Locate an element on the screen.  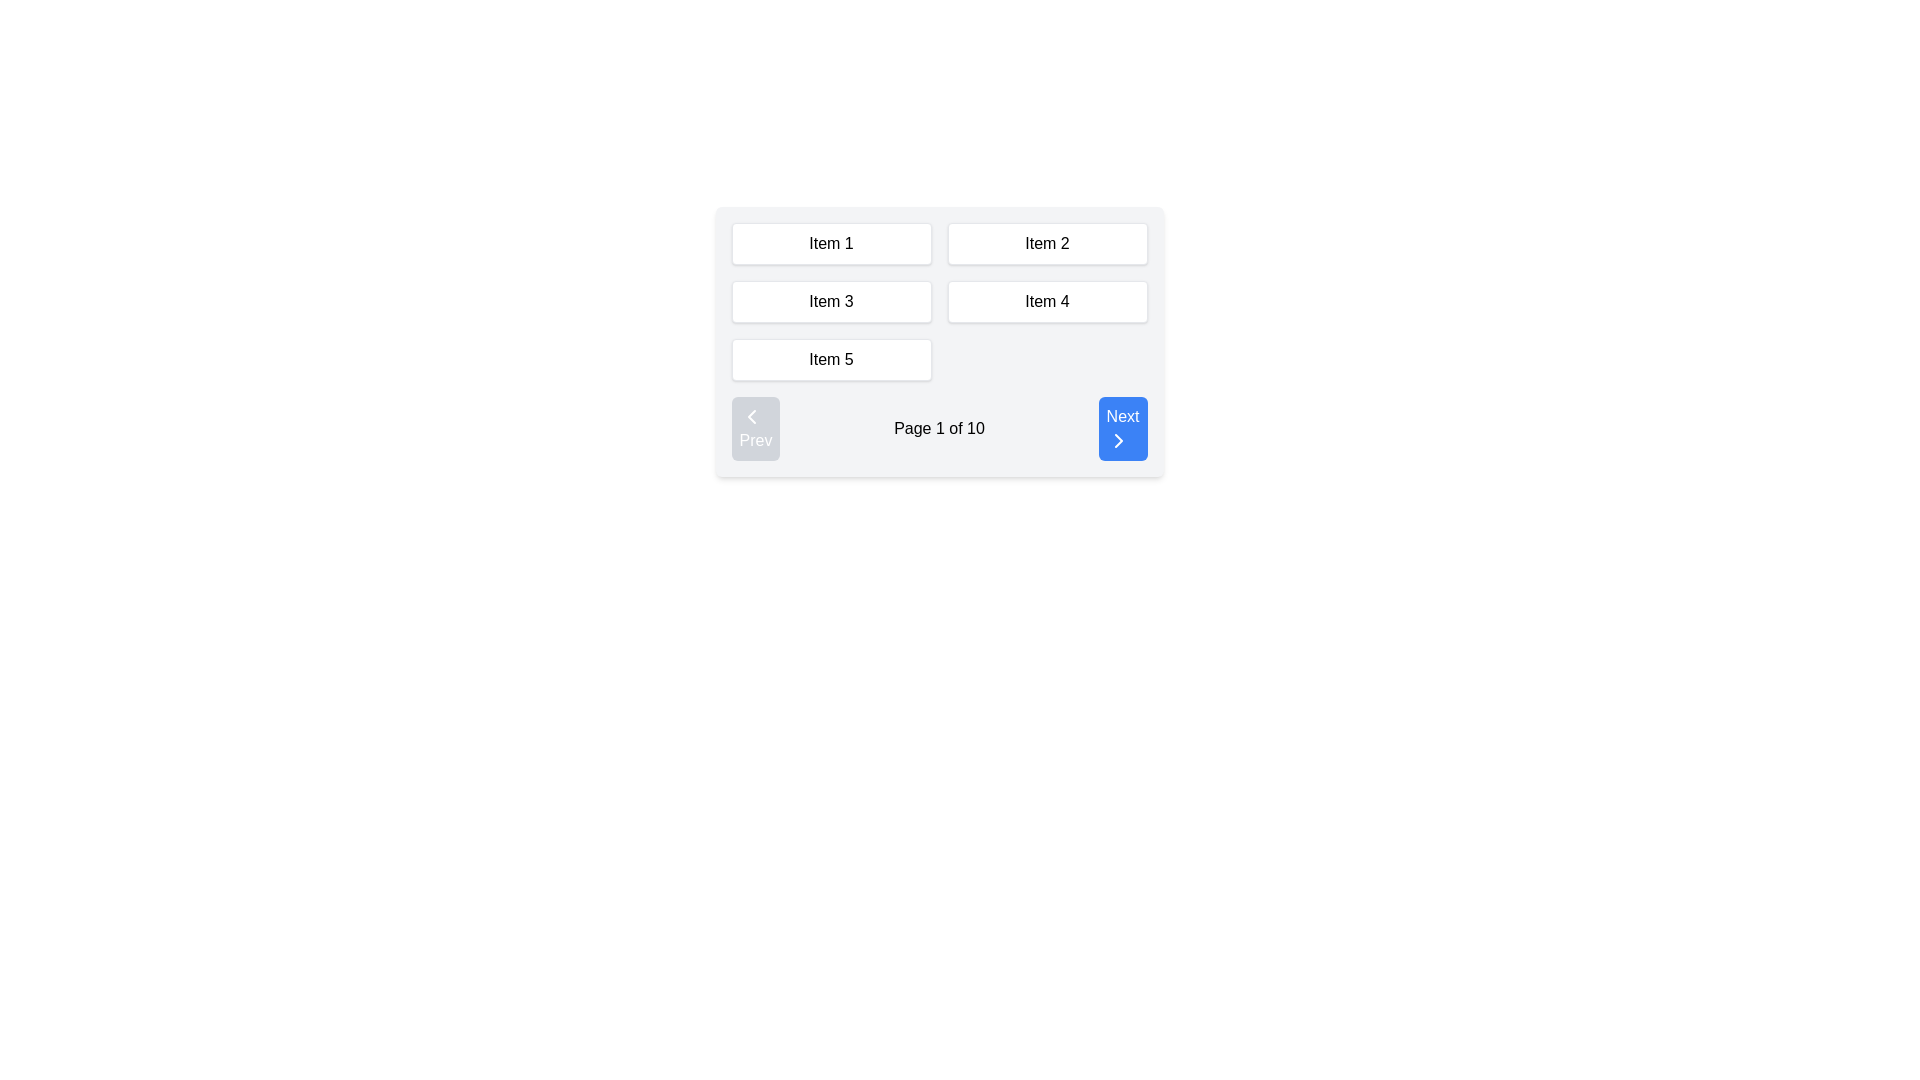
the rectangular box labeled 'Item 2' which has a white background and light gray border is located at coordinates (1046, 242).